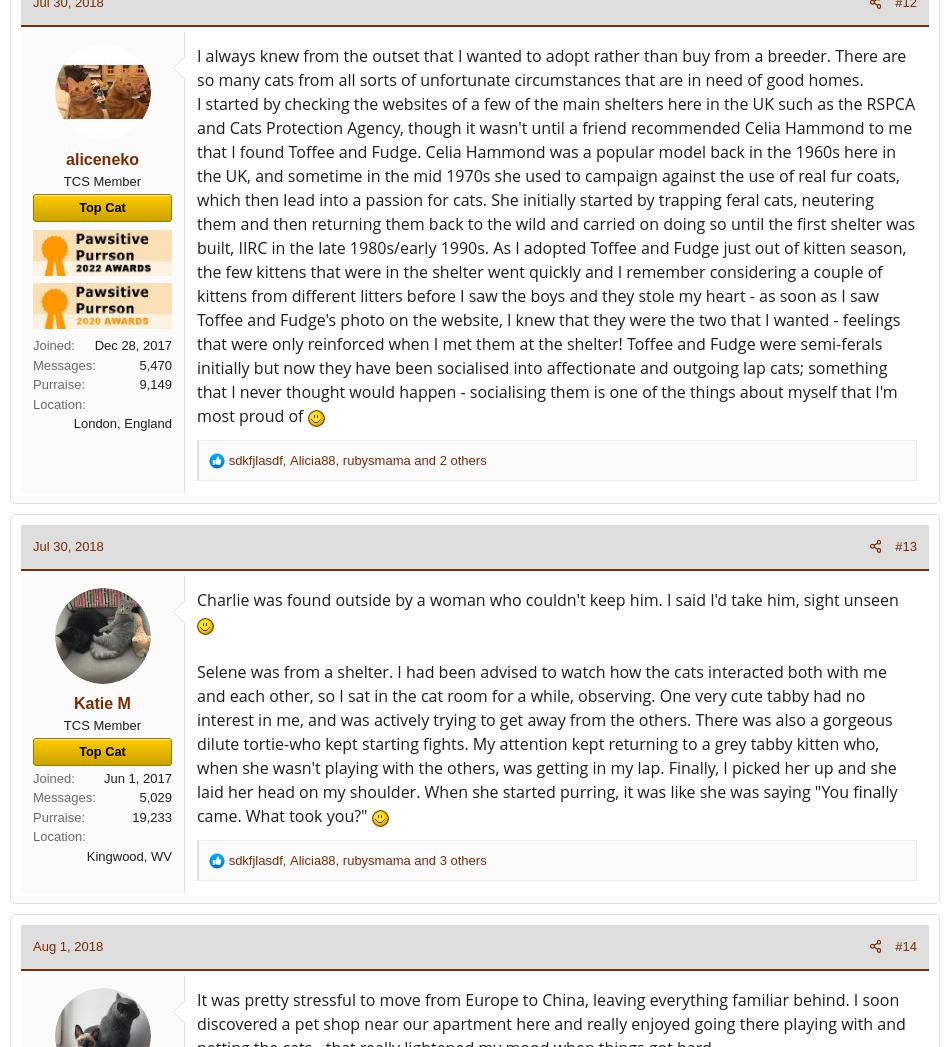 The width and height of the screenshot is (950, 1047). What do you see at coordinates (905, 546) in the screenshot?
I see `'#13'` at bounding box center [905, 546].